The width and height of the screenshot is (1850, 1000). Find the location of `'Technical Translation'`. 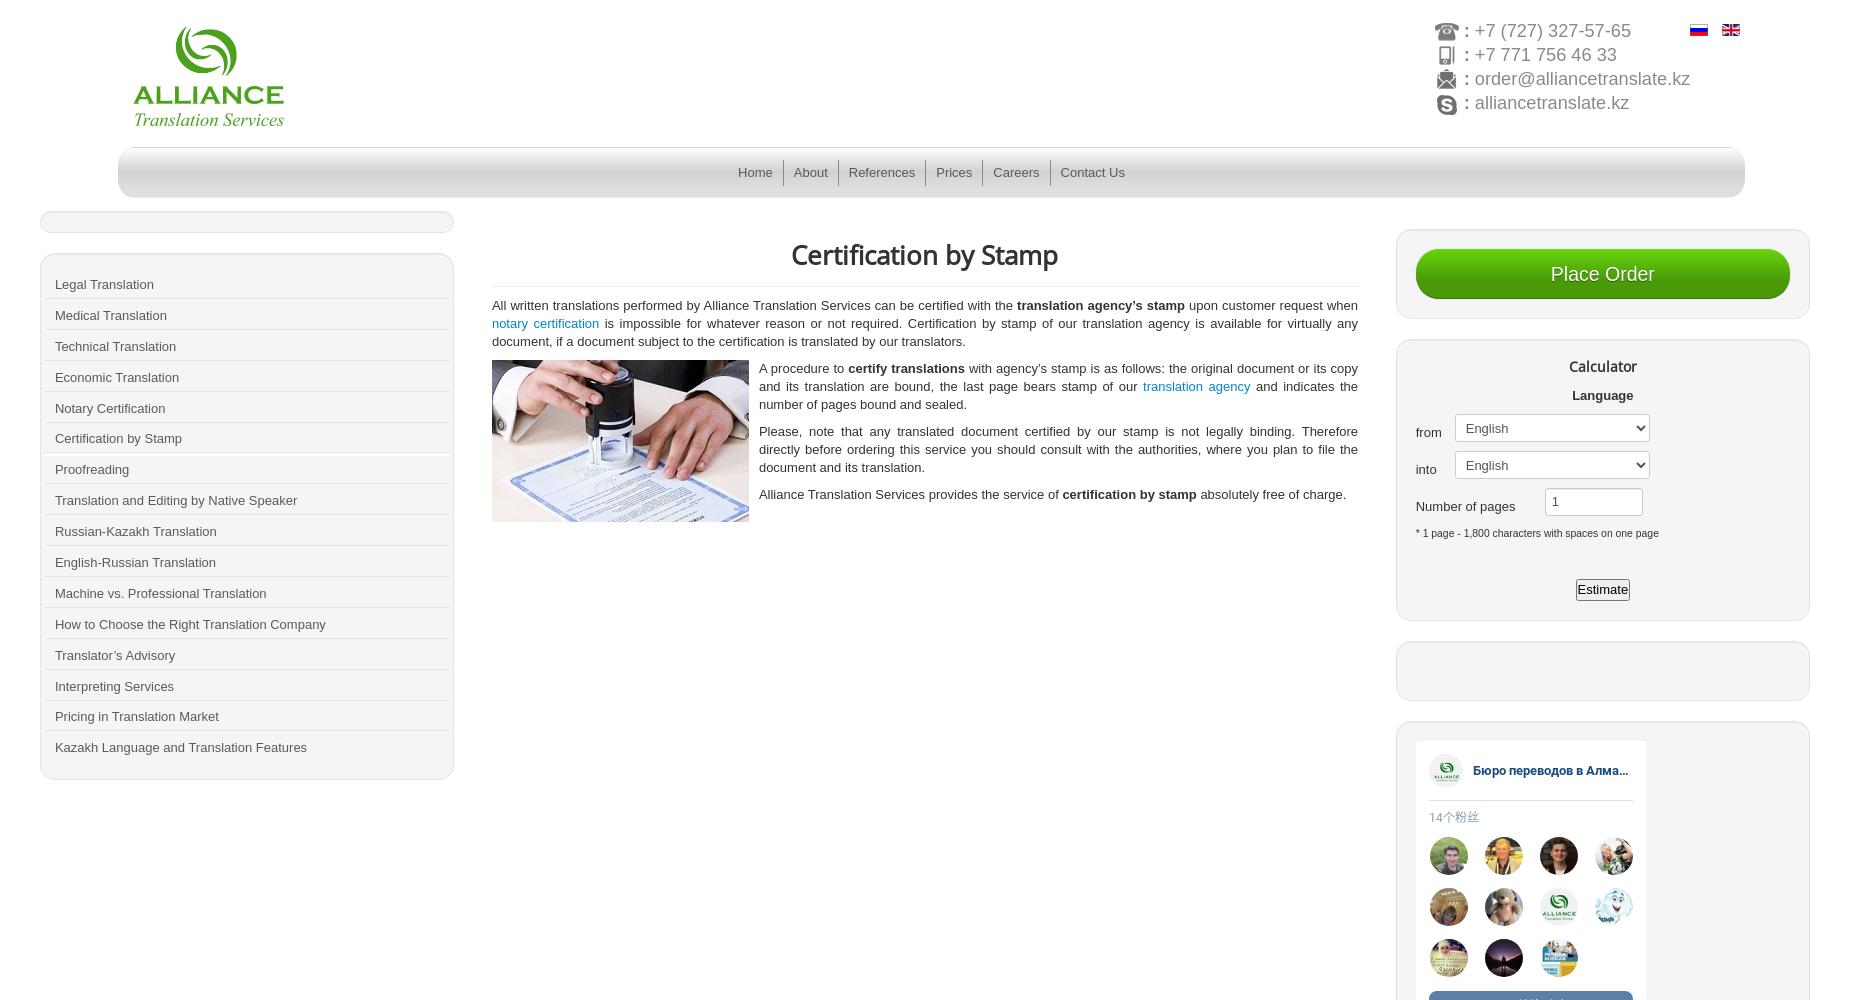

'Technical Translation' is located at coordinates (114, 344).